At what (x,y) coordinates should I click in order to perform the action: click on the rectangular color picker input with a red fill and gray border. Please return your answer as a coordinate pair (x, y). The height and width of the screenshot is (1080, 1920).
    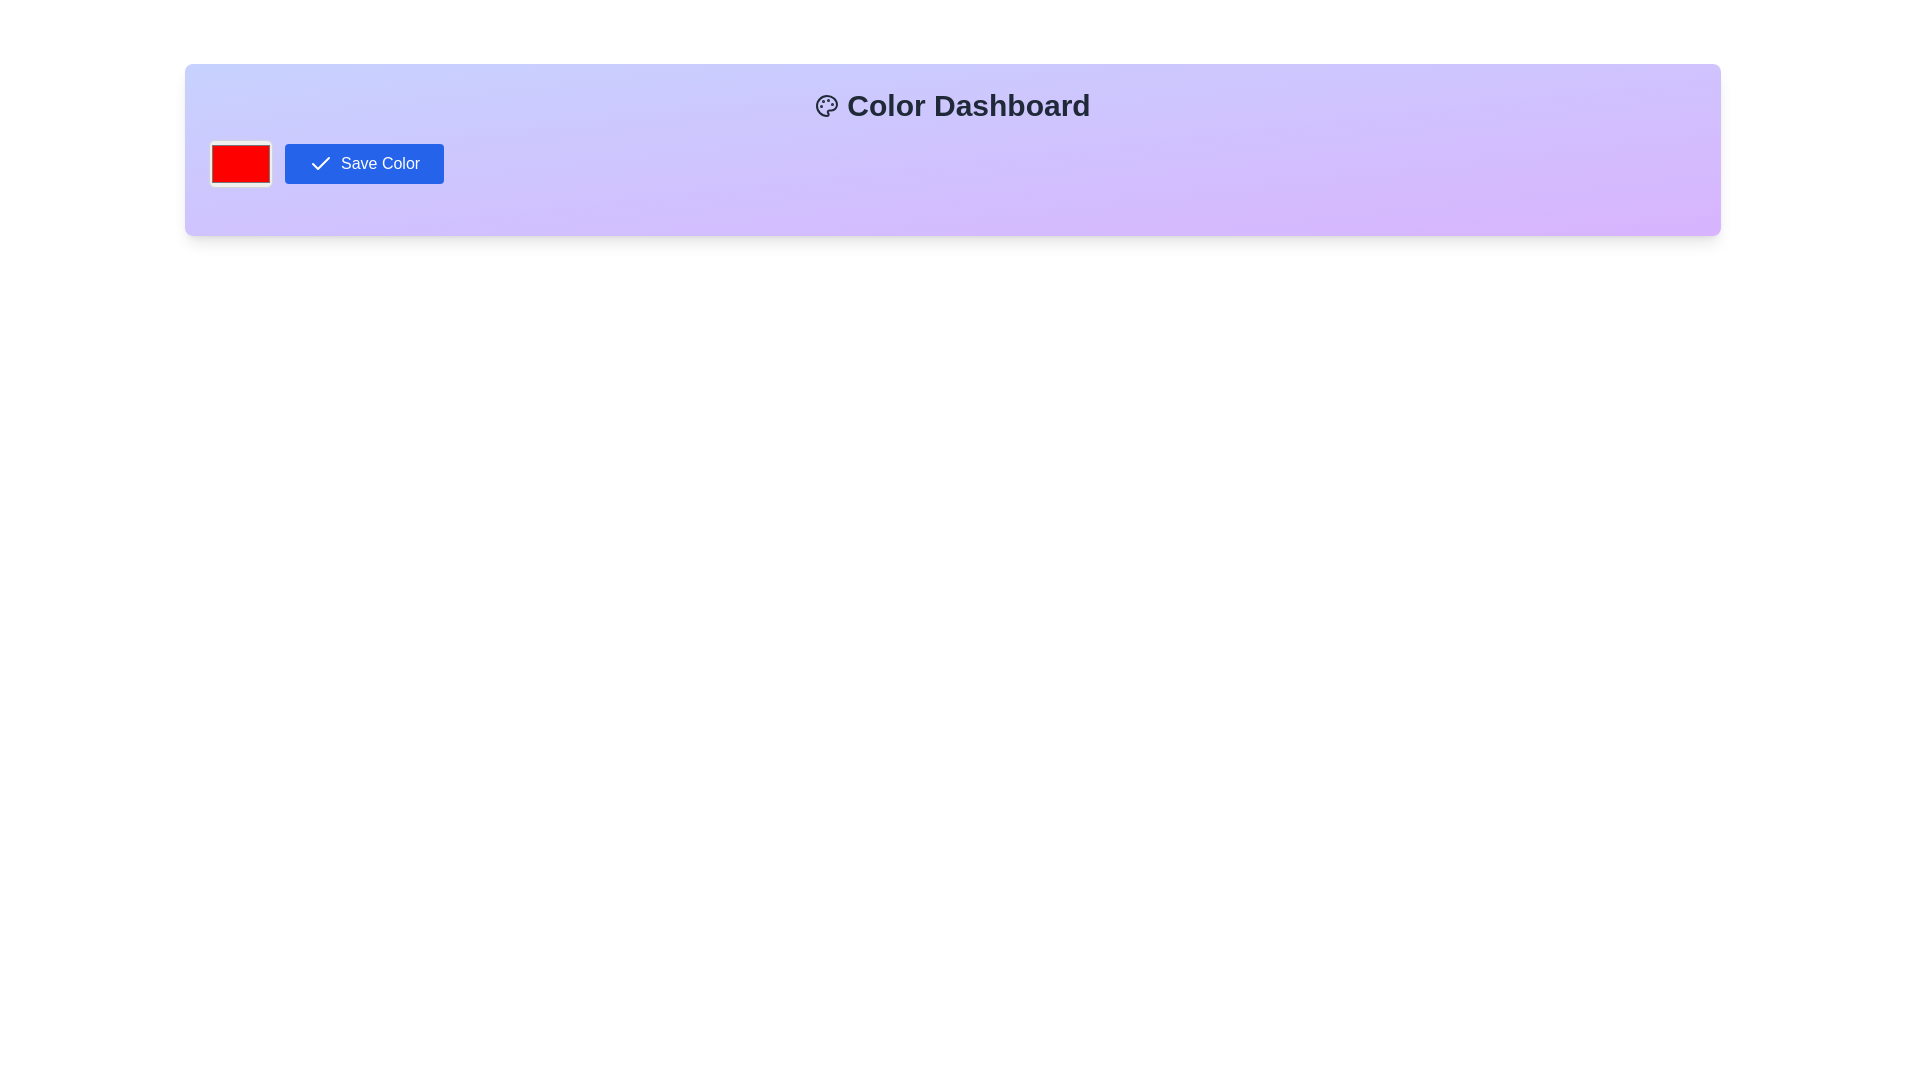
    Looking at the image, I should click on (240, 163).